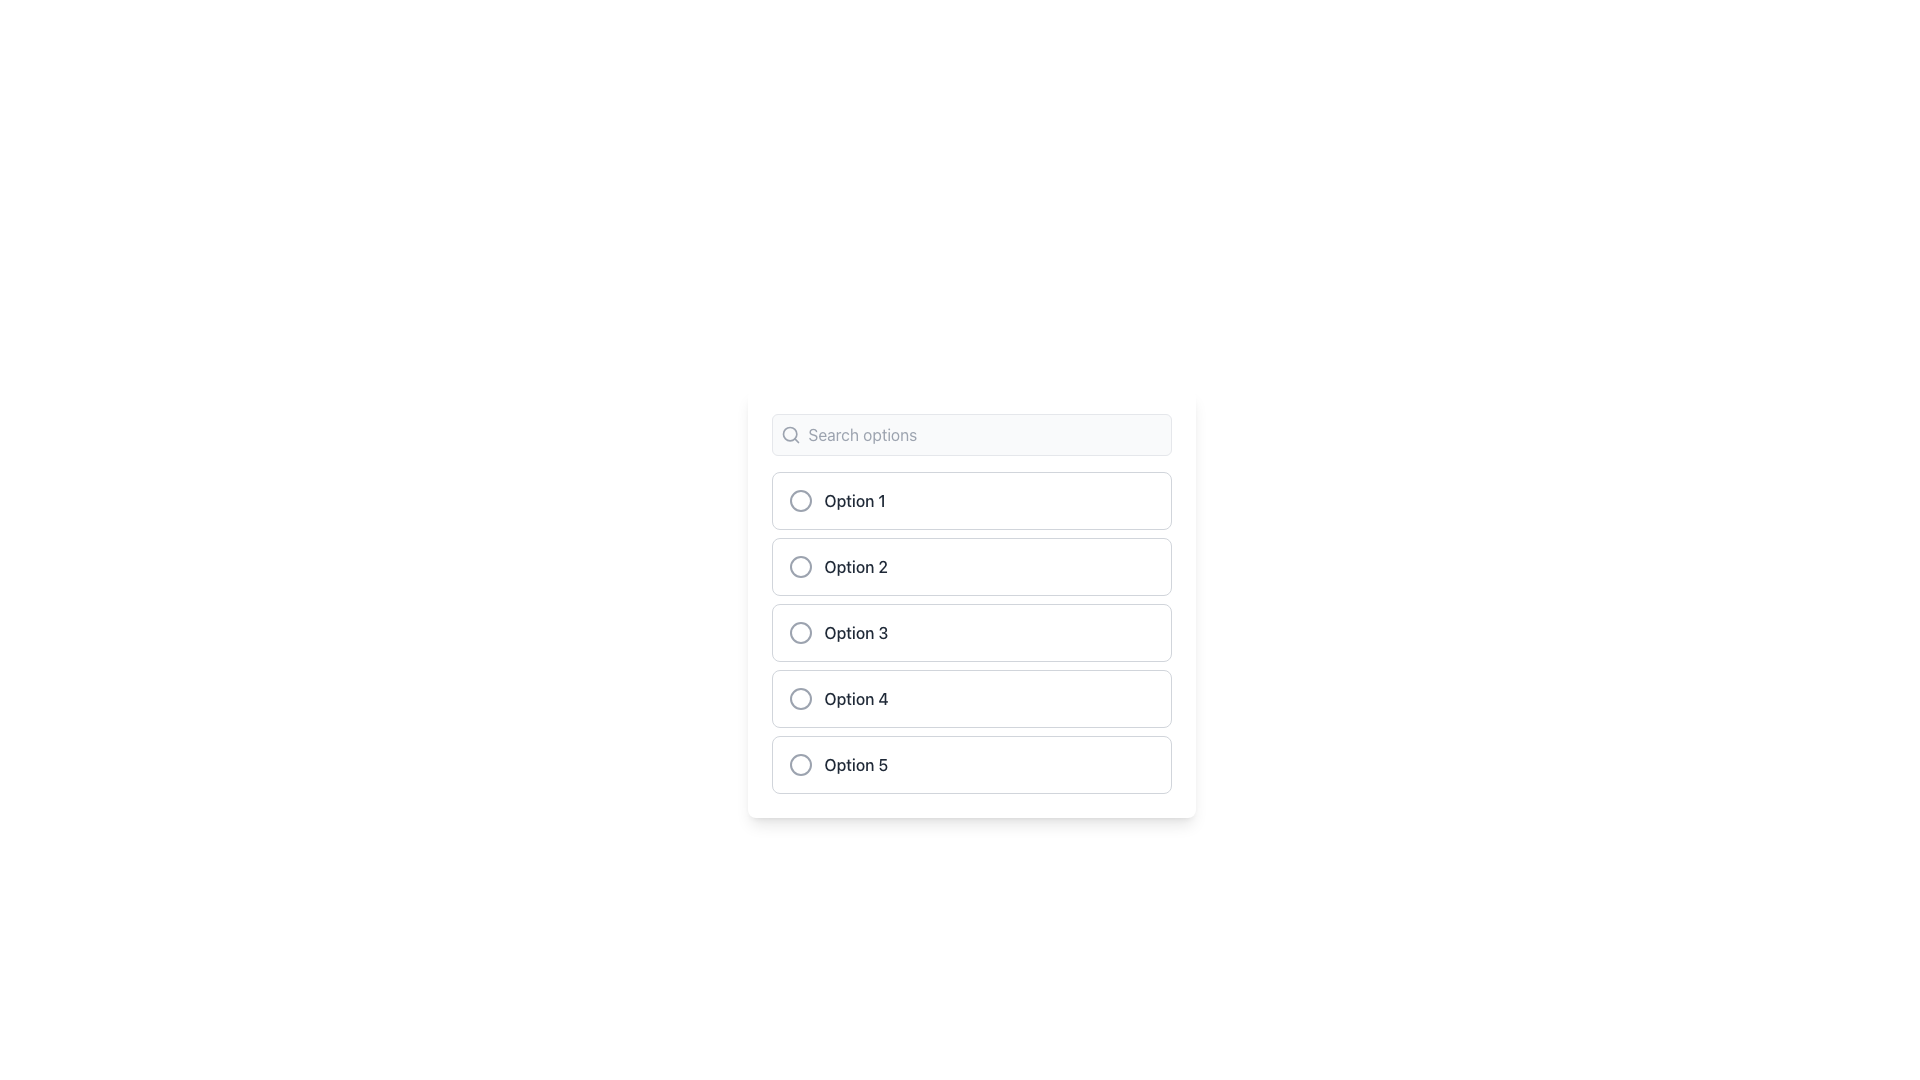 The image size is (1920, 1080). I want to click on the unfilled radio button located to the left of the text 'Option 1', so click(800, 500).